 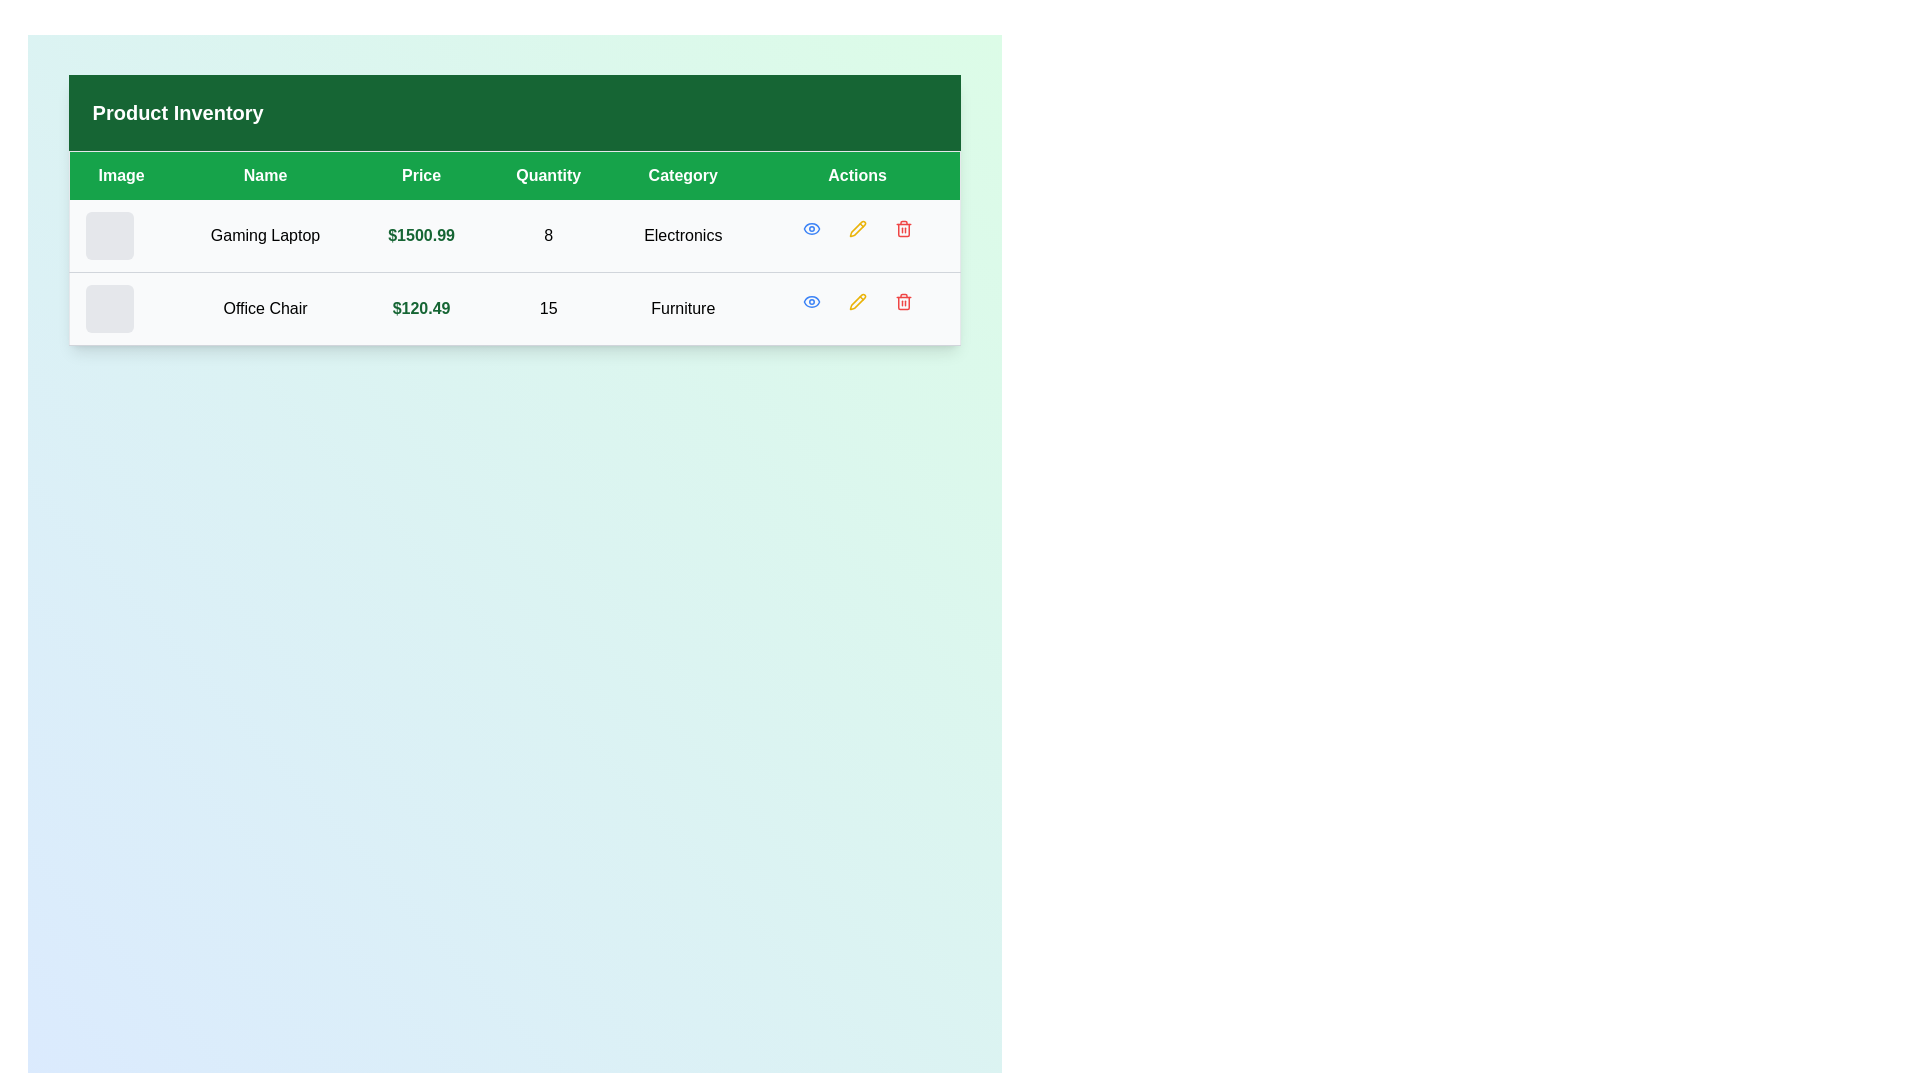 What do you see at coordinates (811, 227) in the screenshot?
I see `the blue eye icon button located in the 'Actions' column of the top row in the product inventory table` at bounding box center [811, 227].